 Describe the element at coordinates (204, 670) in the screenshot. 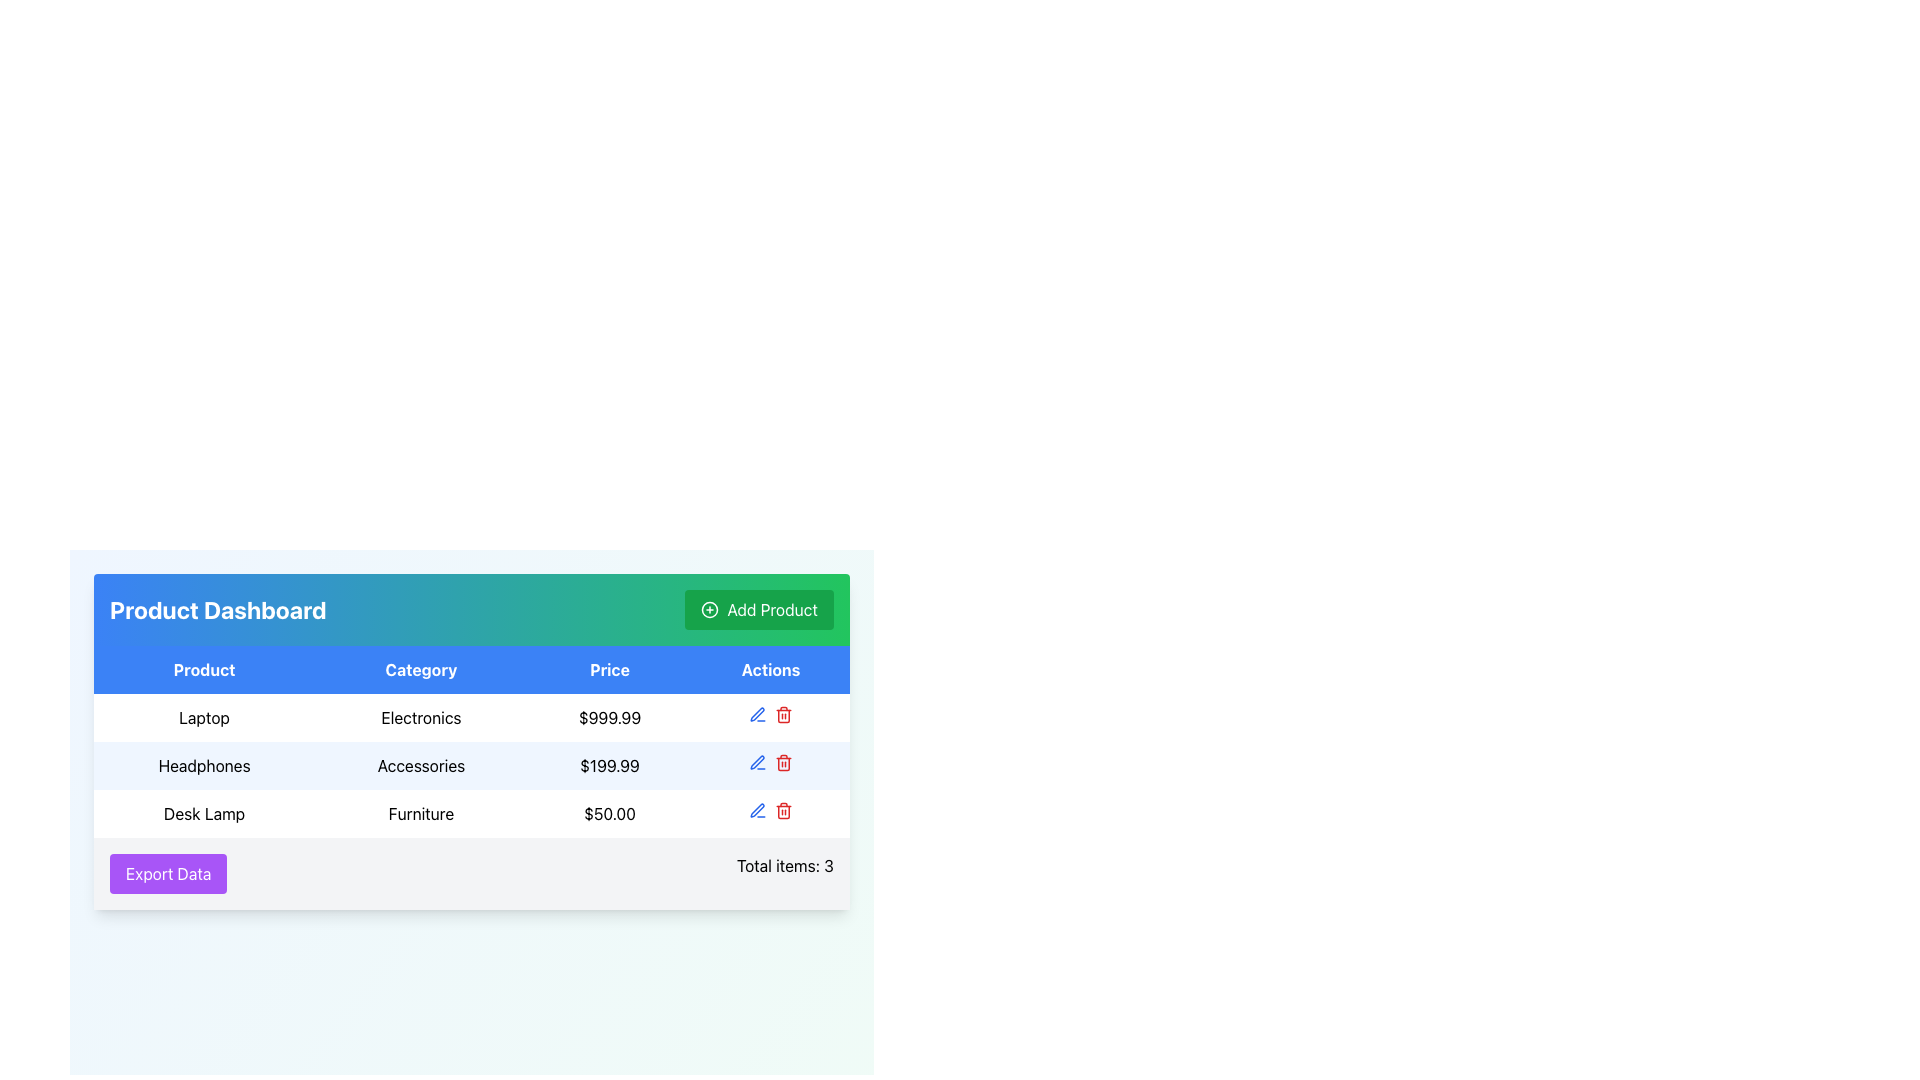

I see `the rectangular blue box labeled 'Product' which is the first column header in the table` at that location.